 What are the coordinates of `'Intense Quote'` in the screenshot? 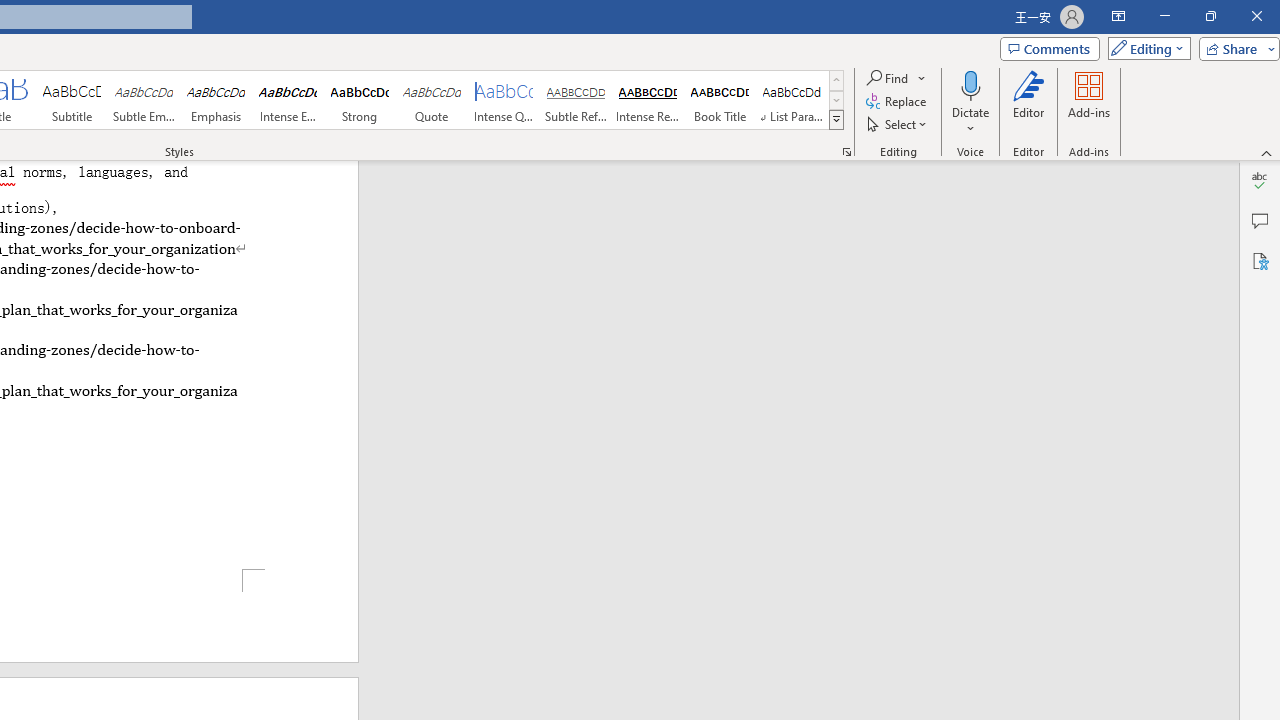 It's located at (504, 100).